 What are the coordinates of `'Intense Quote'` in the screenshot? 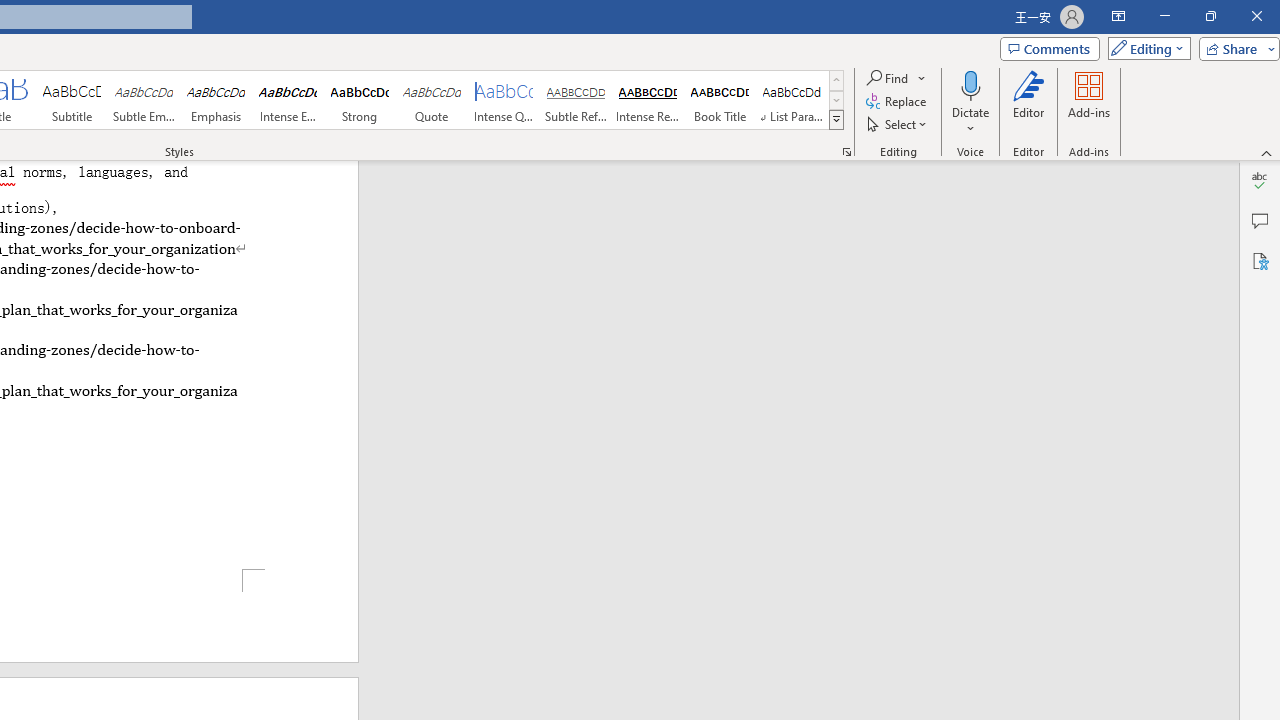 It's located at (504, 100).